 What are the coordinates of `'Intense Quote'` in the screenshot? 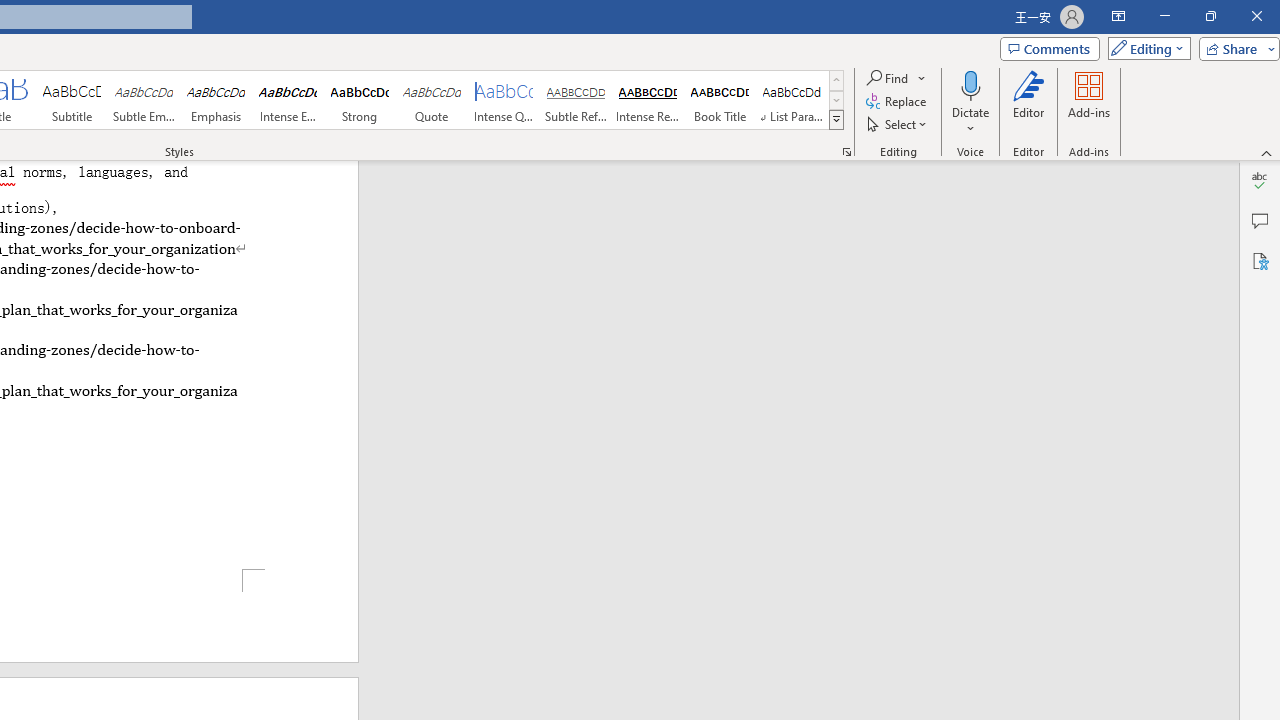 It's located at (504, 100).